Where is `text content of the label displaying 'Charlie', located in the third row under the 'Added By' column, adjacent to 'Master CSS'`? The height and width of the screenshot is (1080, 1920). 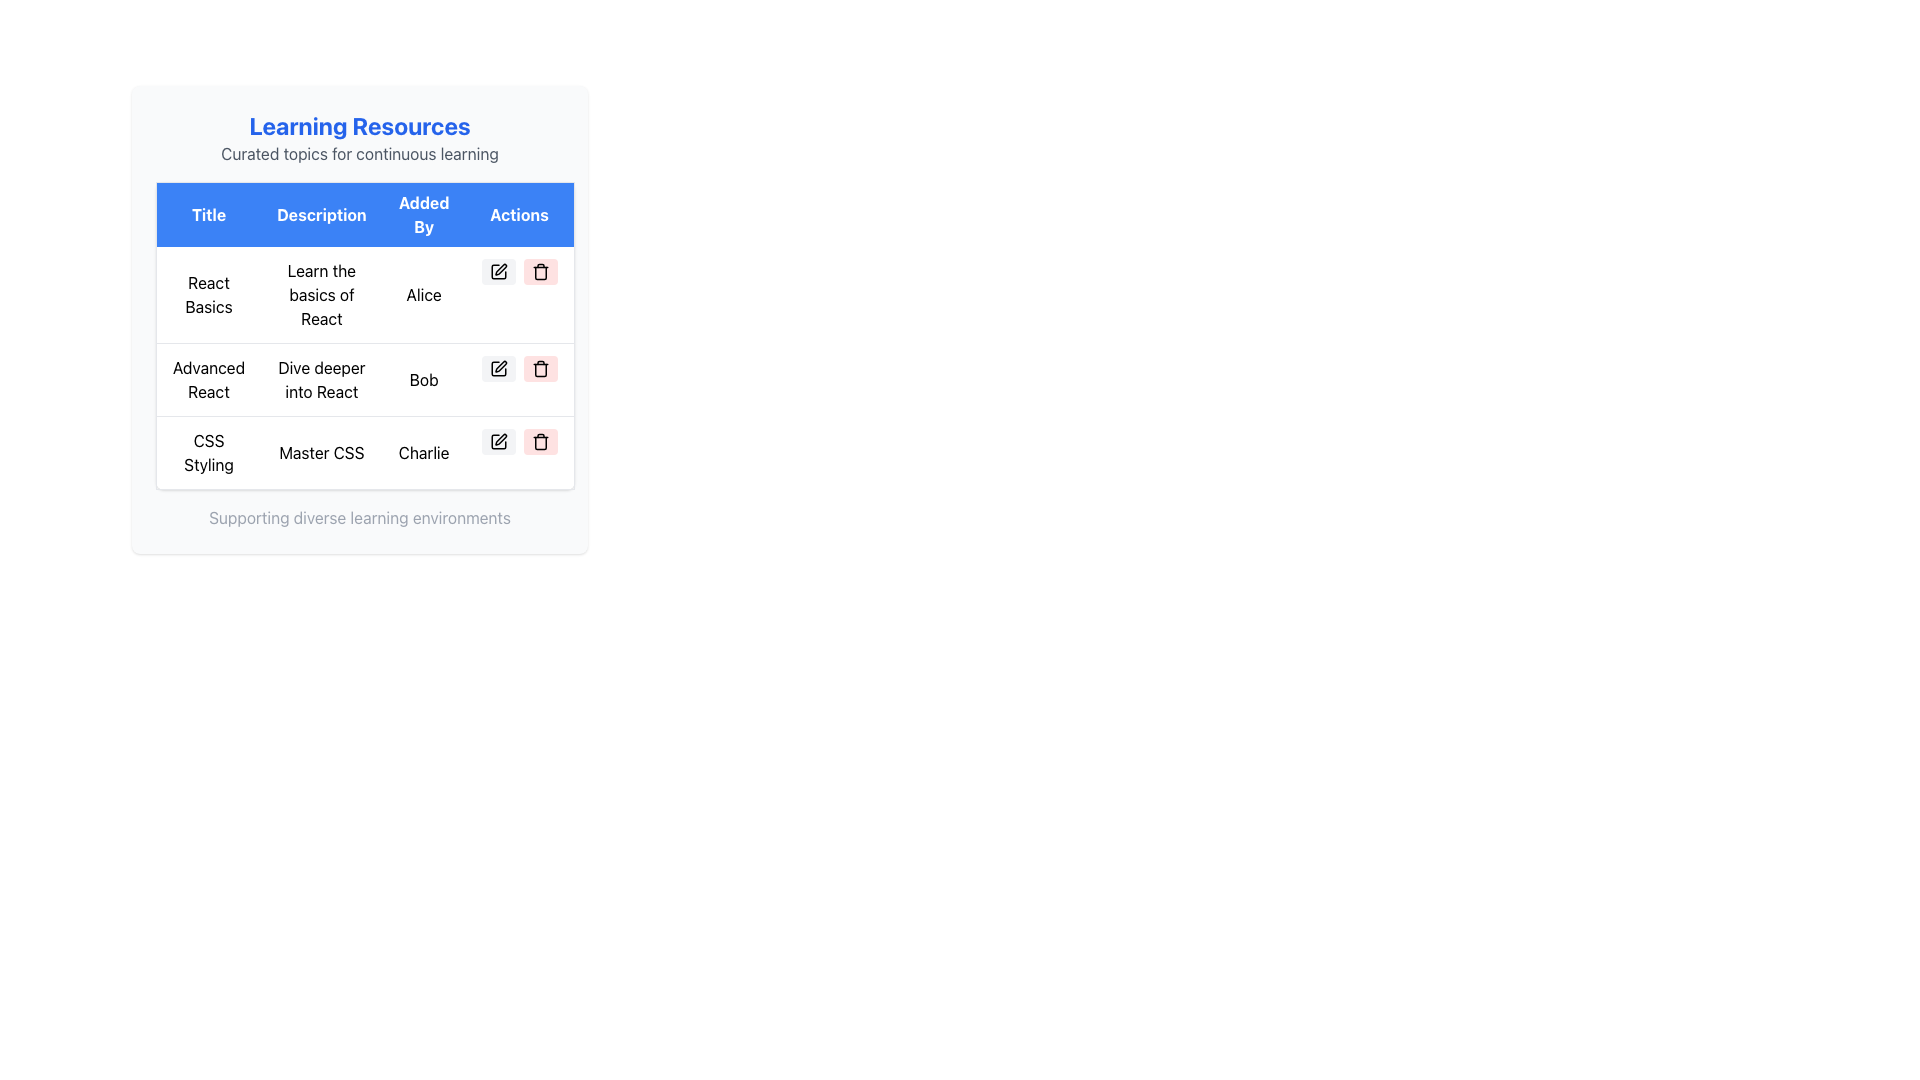
text content of the label displaying 'Charlie', located in the third row under the 'Added By' column, adjacent to 'Master CSS' is located at coordinates (423, 452).